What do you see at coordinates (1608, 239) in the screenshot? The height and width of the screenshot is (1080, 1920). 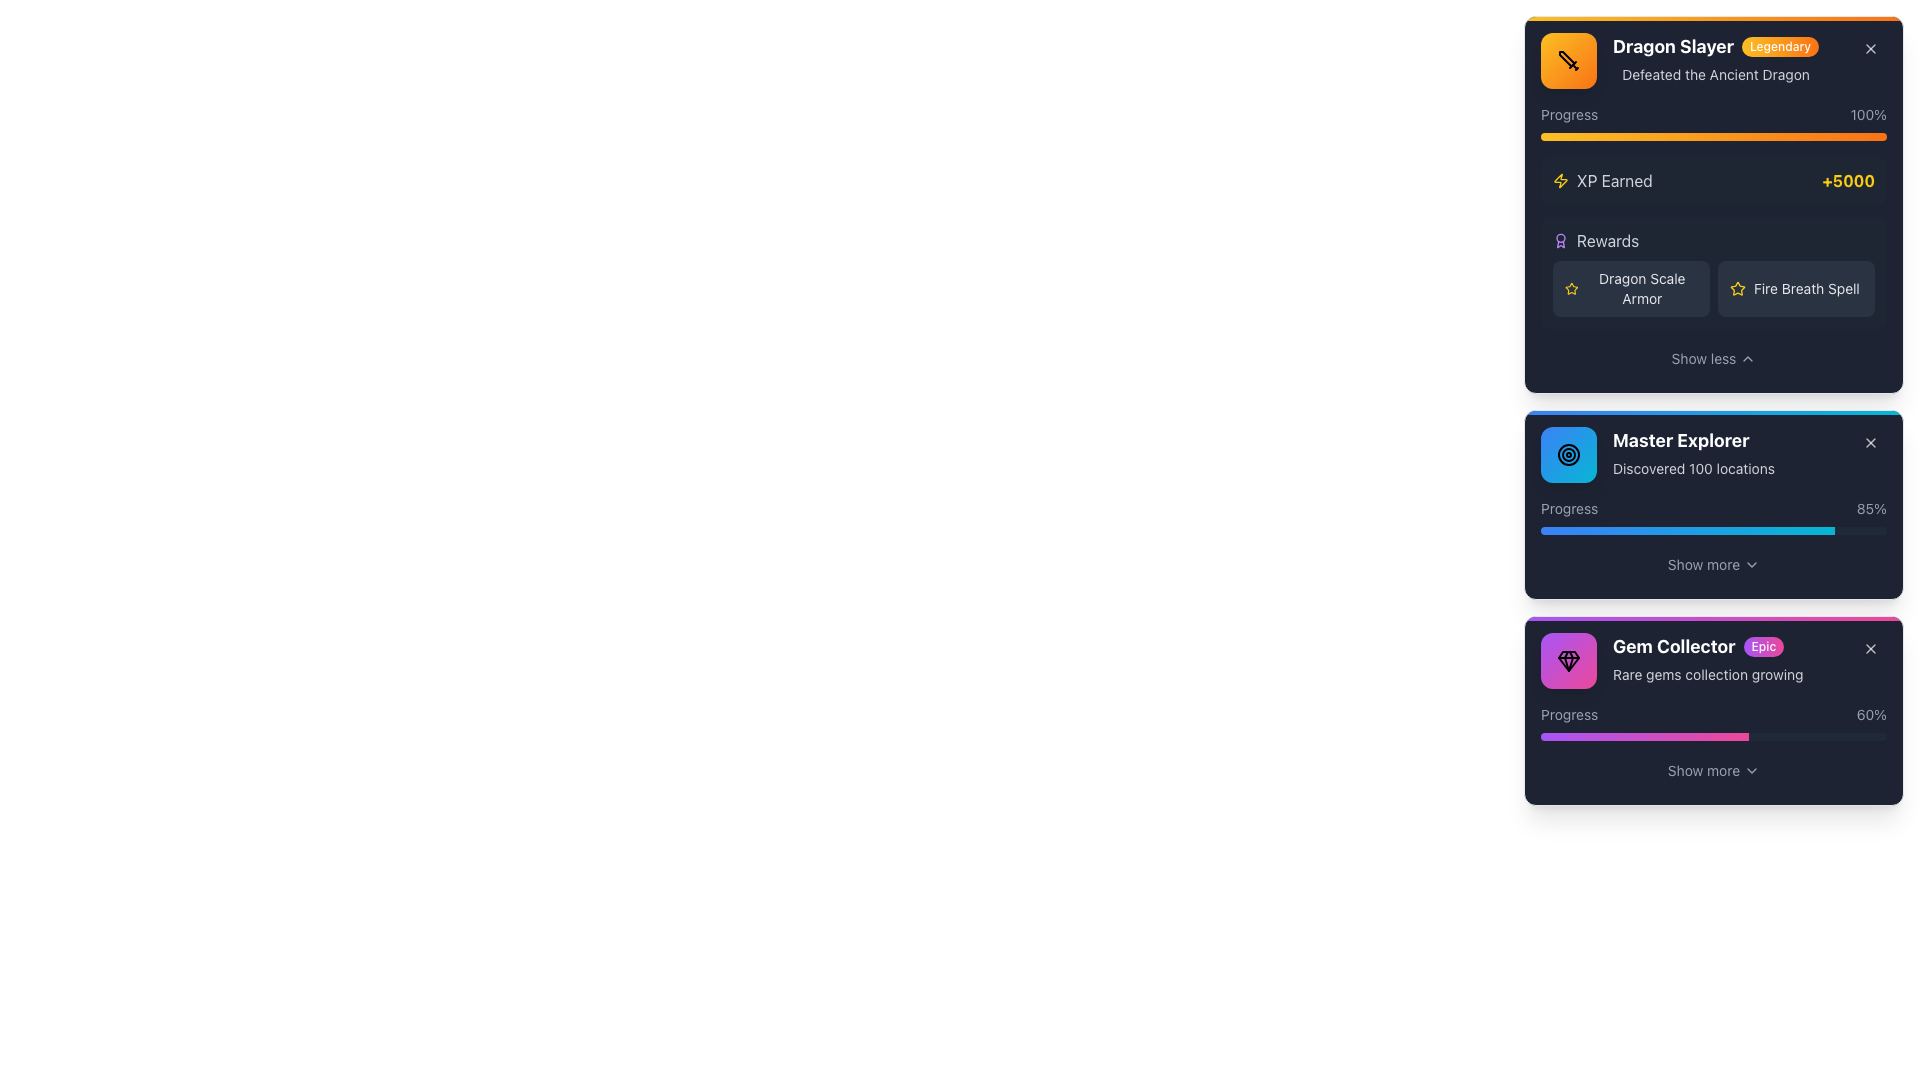 I see `the 'Rewards' text label, which is styled in light gray and located beside a medal icon, within the 'Dragon Slayer' section` at bounding box center [1608, 239].